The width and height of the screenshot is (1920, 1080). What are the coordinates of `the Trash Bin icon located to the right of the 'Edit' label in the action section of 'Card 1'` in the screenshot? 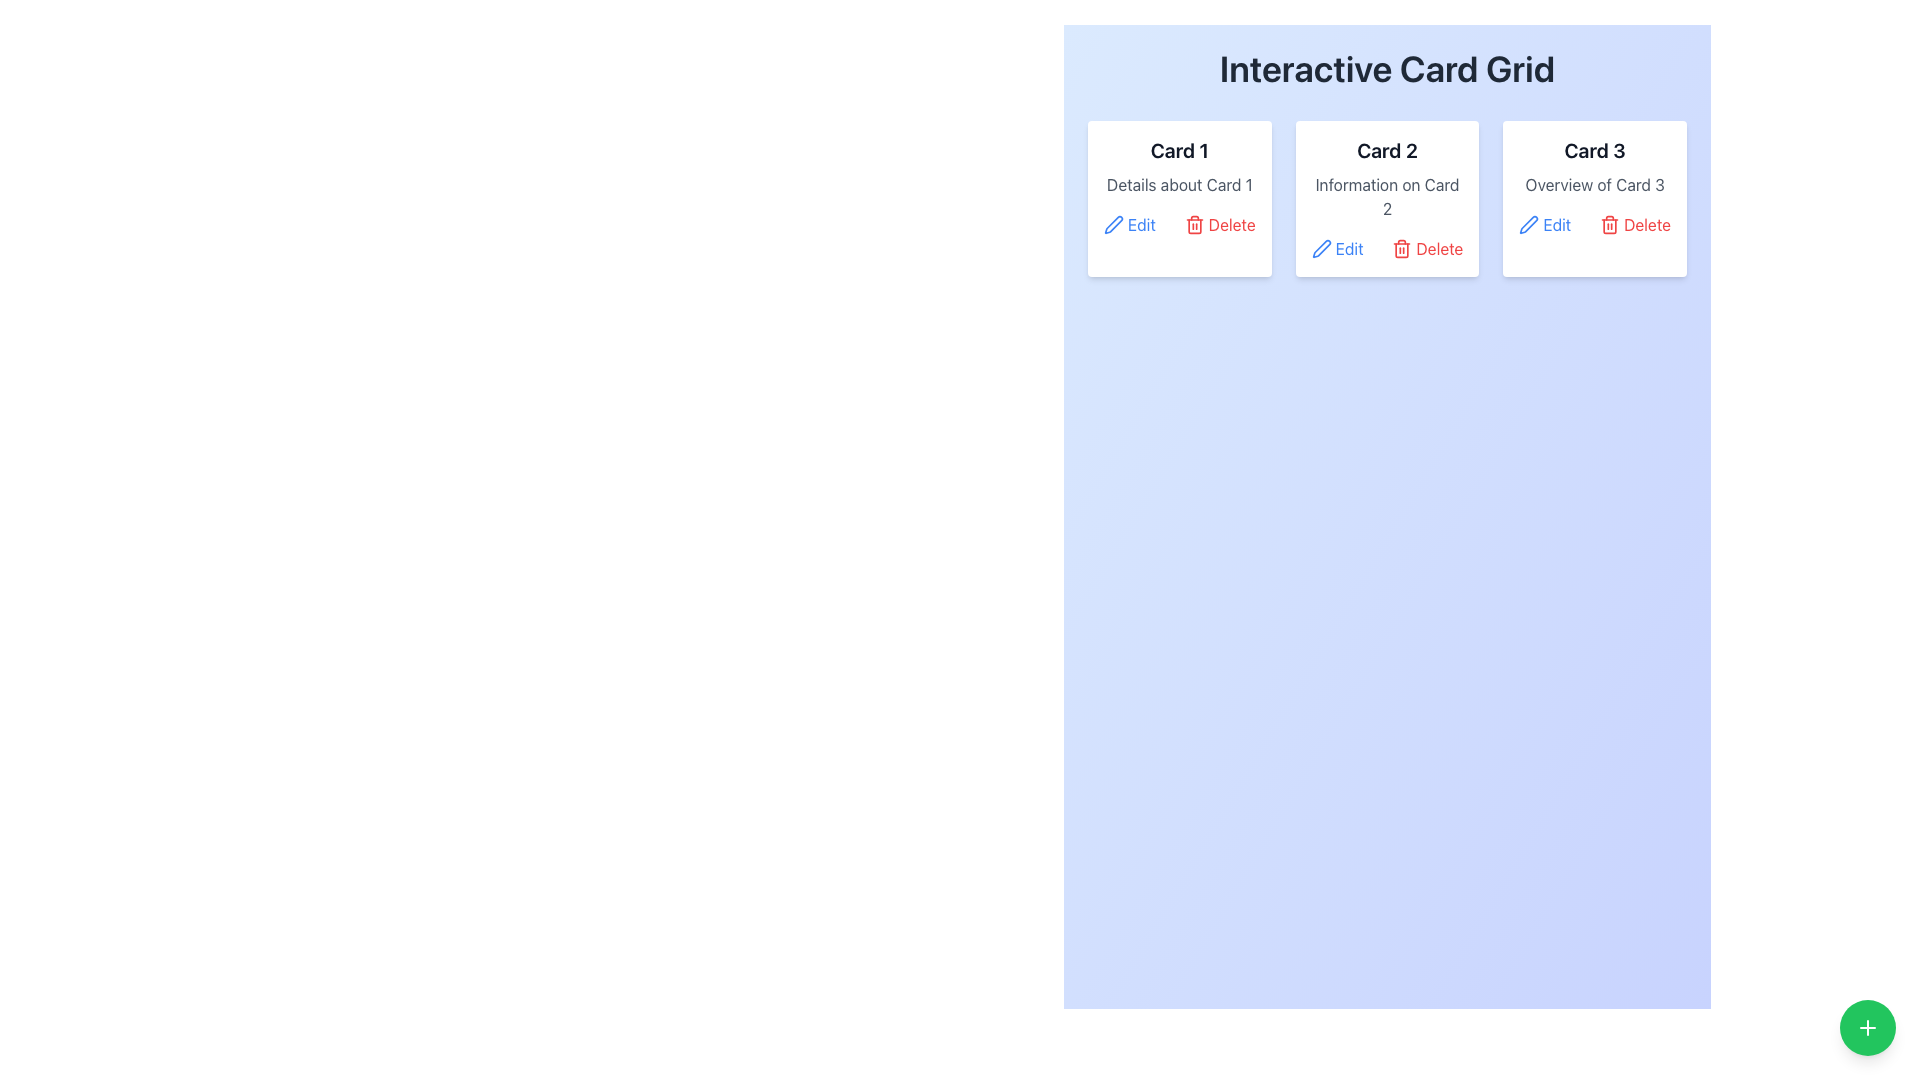 It's located at (1194, 224).